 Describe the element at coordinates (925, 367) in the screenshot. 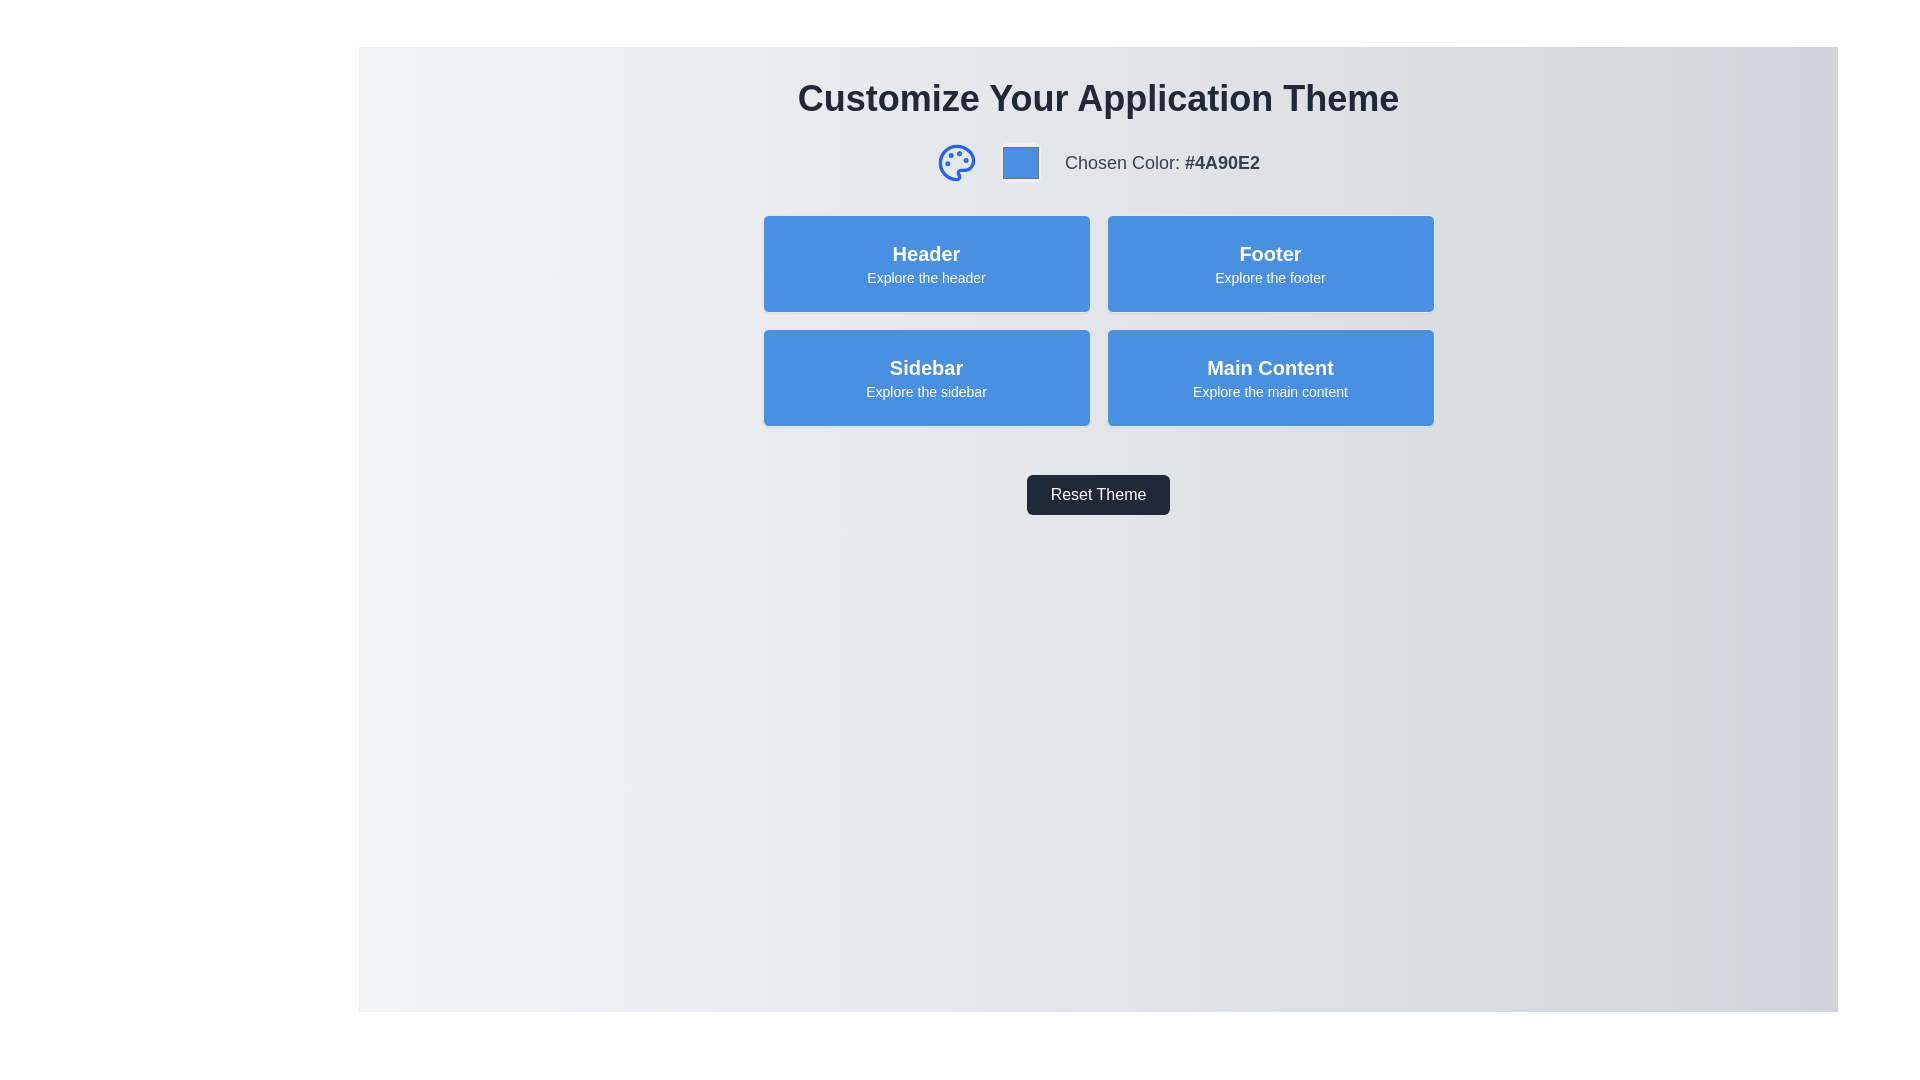

I see `text label that serves as a title for the 'Sidebar' button, located within the blue button labeled 'Sidebar Explore the sidebar' in the bottom-left section of the four-button grid` at that location.